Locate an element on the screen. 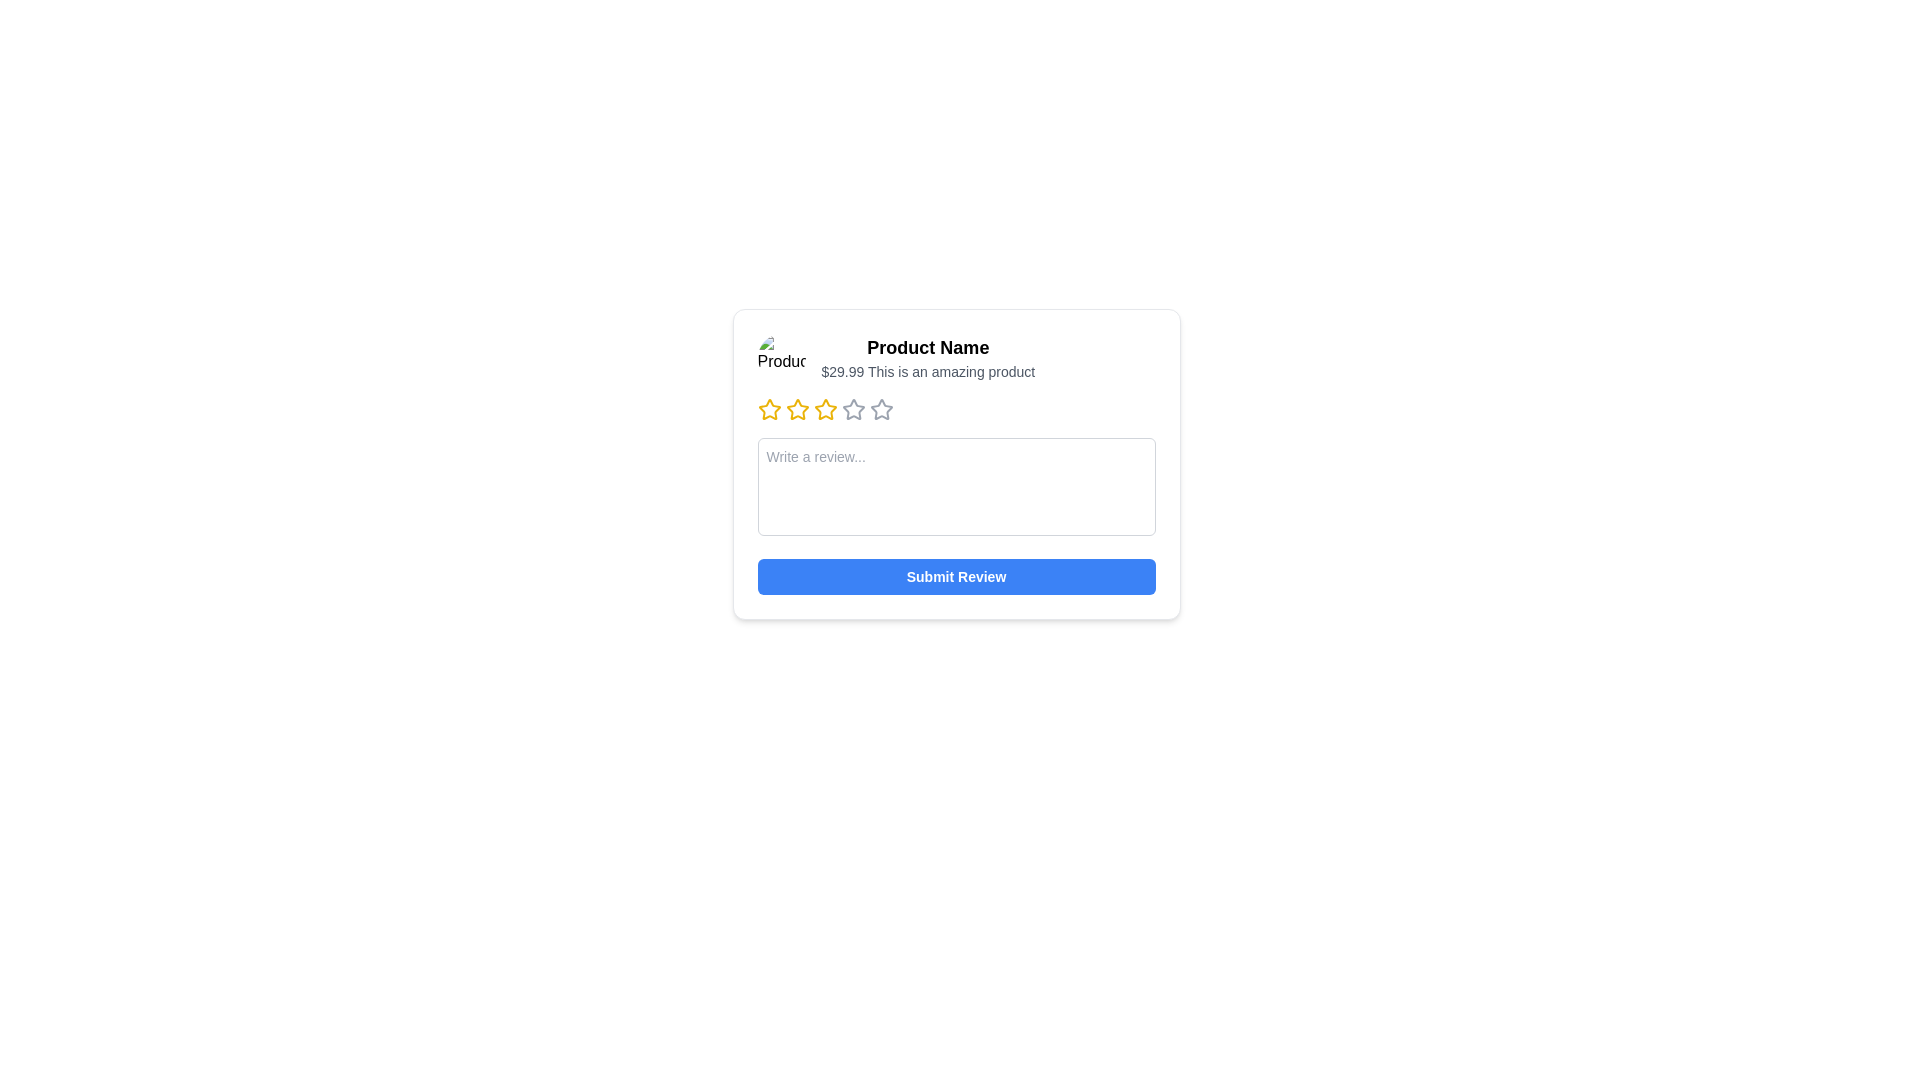 Image resolution: width=1920 pixels, height=1080 pixels. the fourth star icon in the rating system is located at coordinates (853, 408).